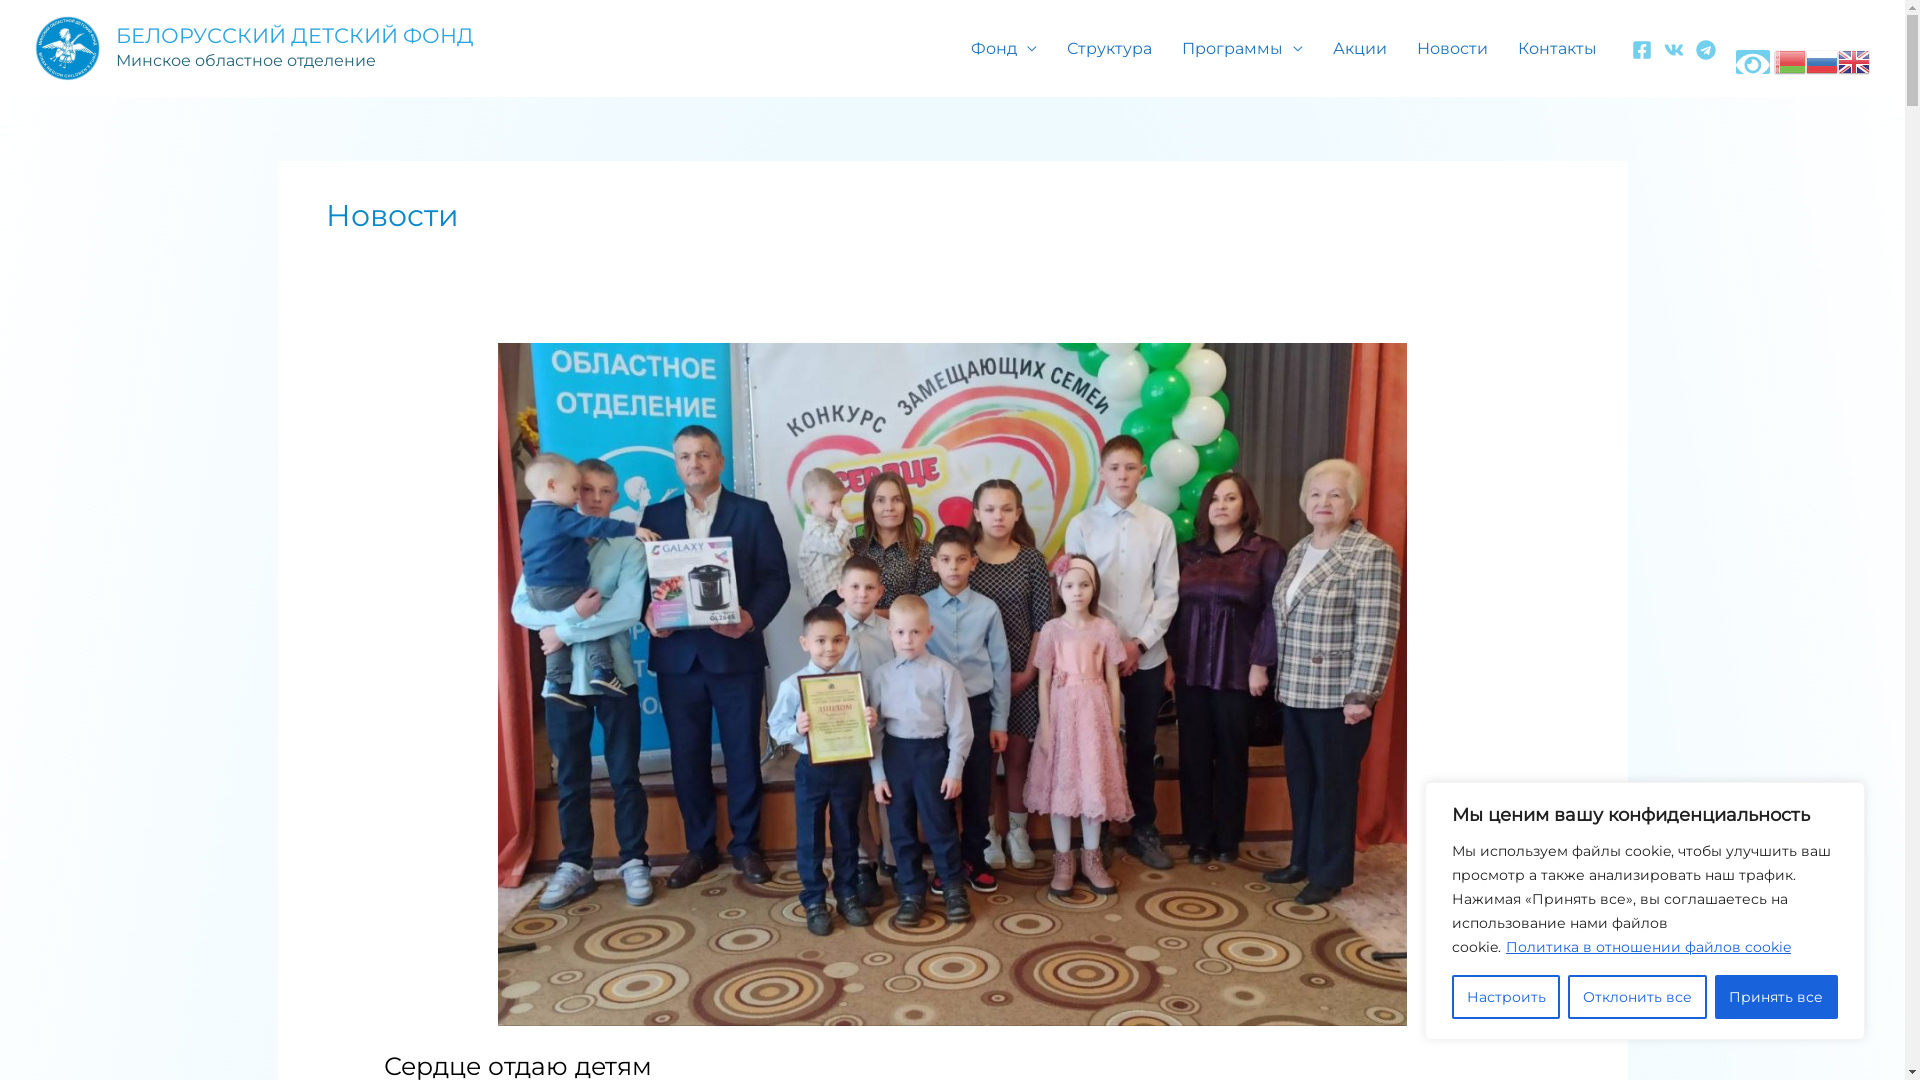 This screenshot has width=1920, height=1080. I want to click on 'Belarusian', so click(1790, 58).